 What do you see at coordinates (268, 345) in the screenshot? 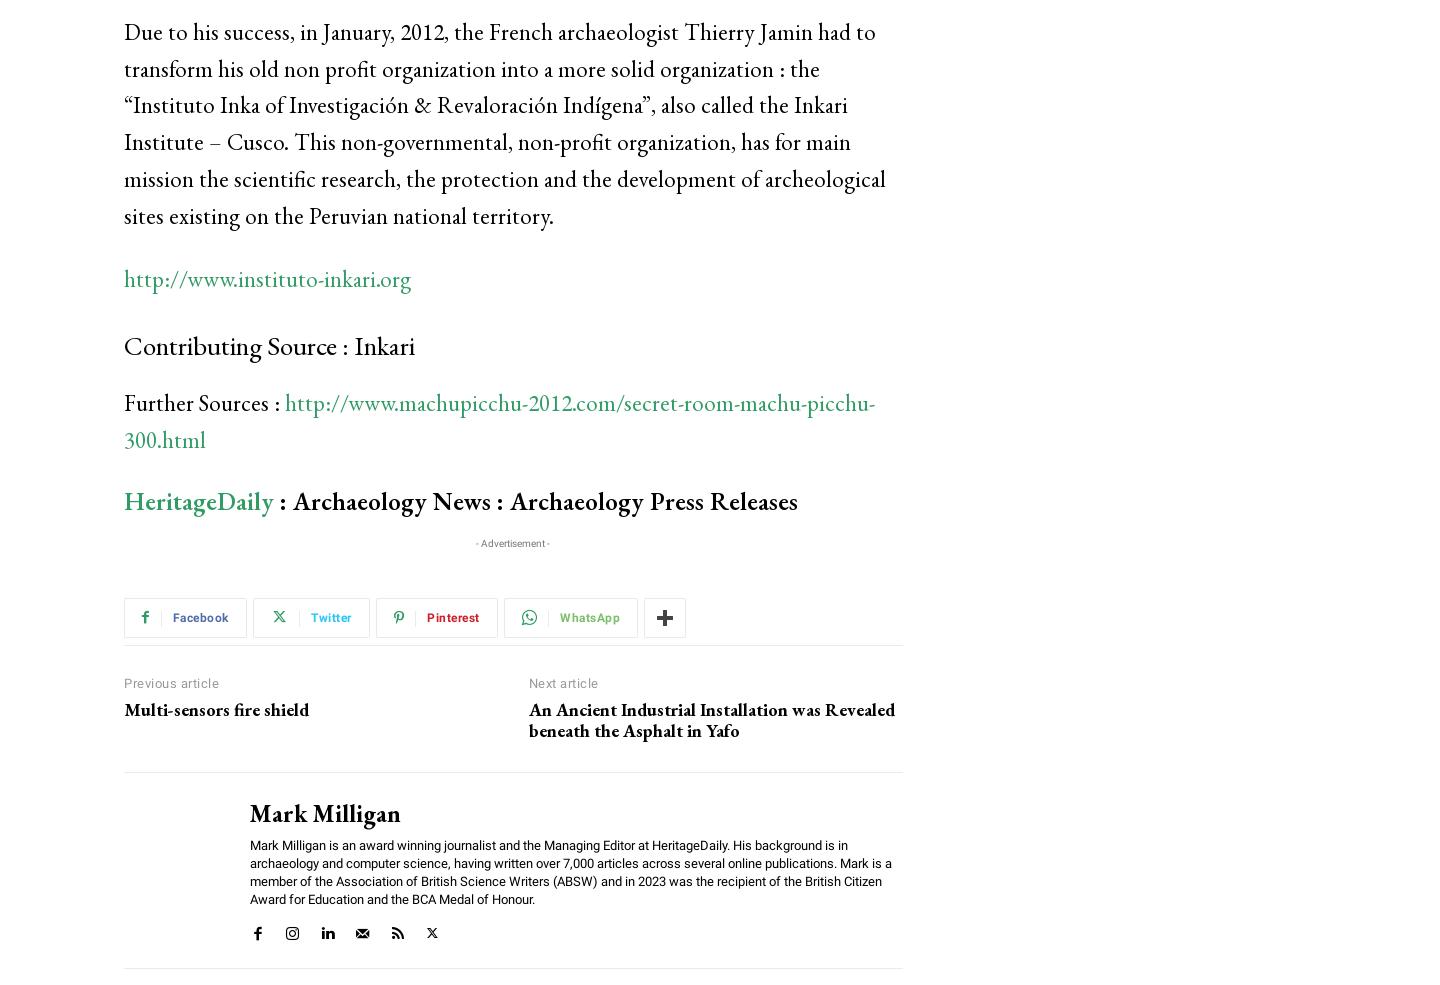
I see `'Contributing Source : Inkari'` at bounding box center [268, 345].